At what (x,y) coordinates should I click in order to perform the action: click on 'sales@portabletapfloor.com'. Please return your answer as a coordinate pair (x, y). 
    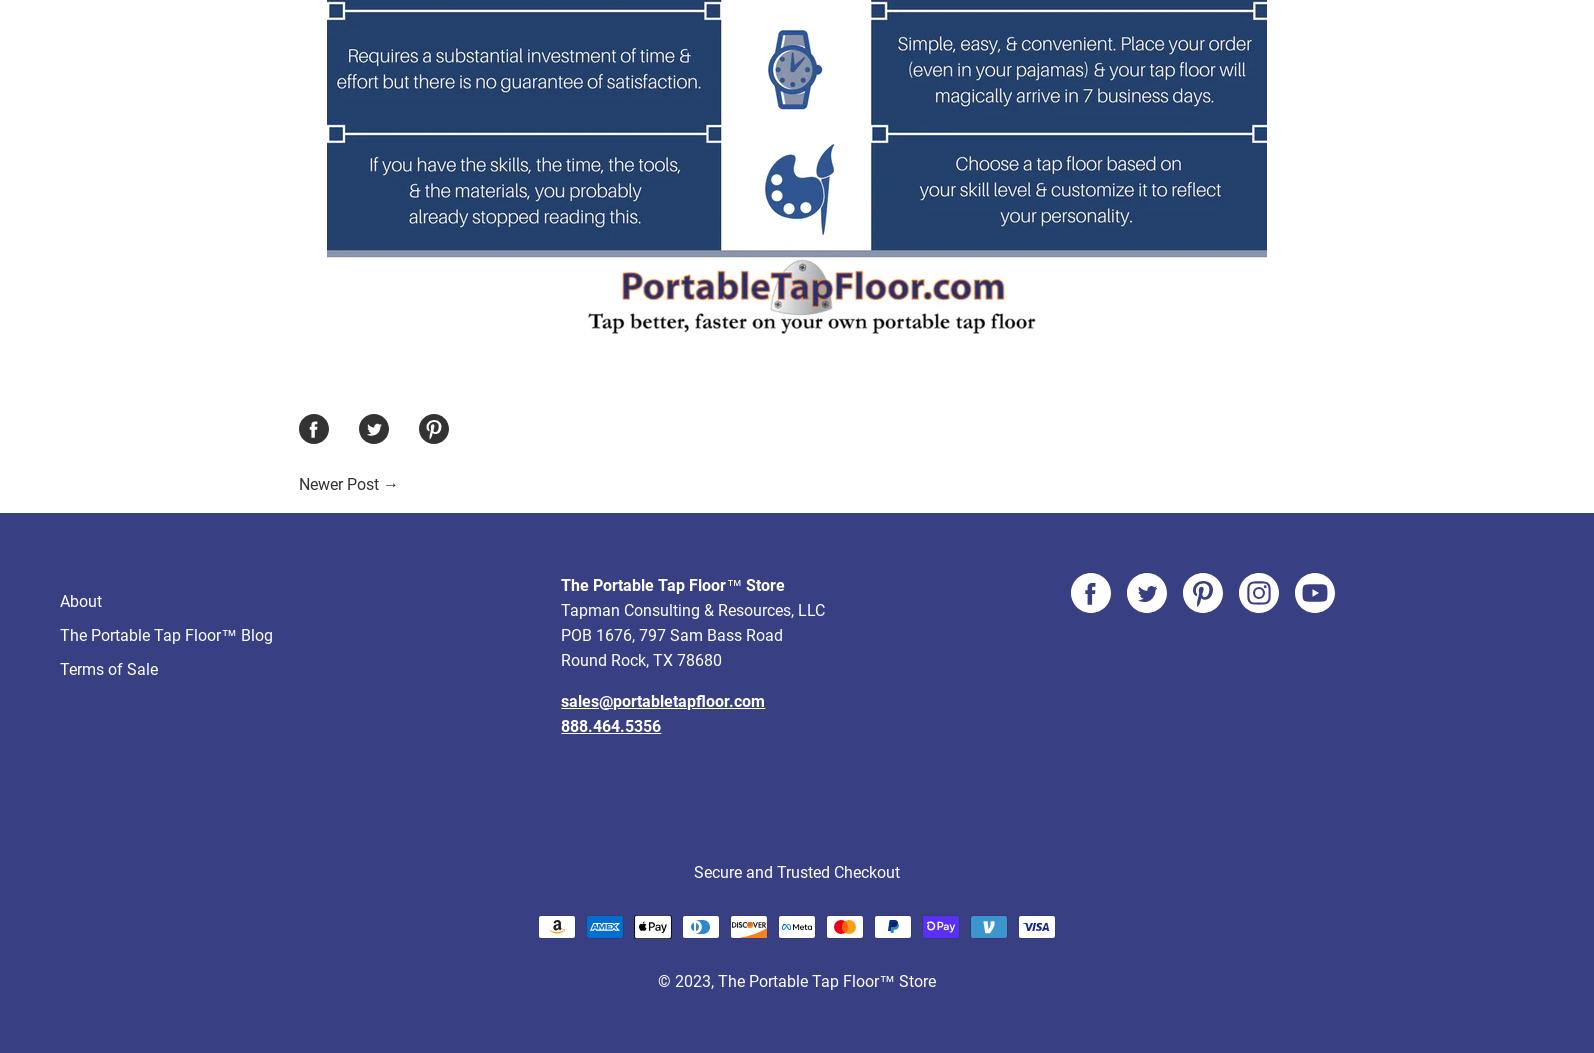
    Looking at the image, I should click on (661, 625).